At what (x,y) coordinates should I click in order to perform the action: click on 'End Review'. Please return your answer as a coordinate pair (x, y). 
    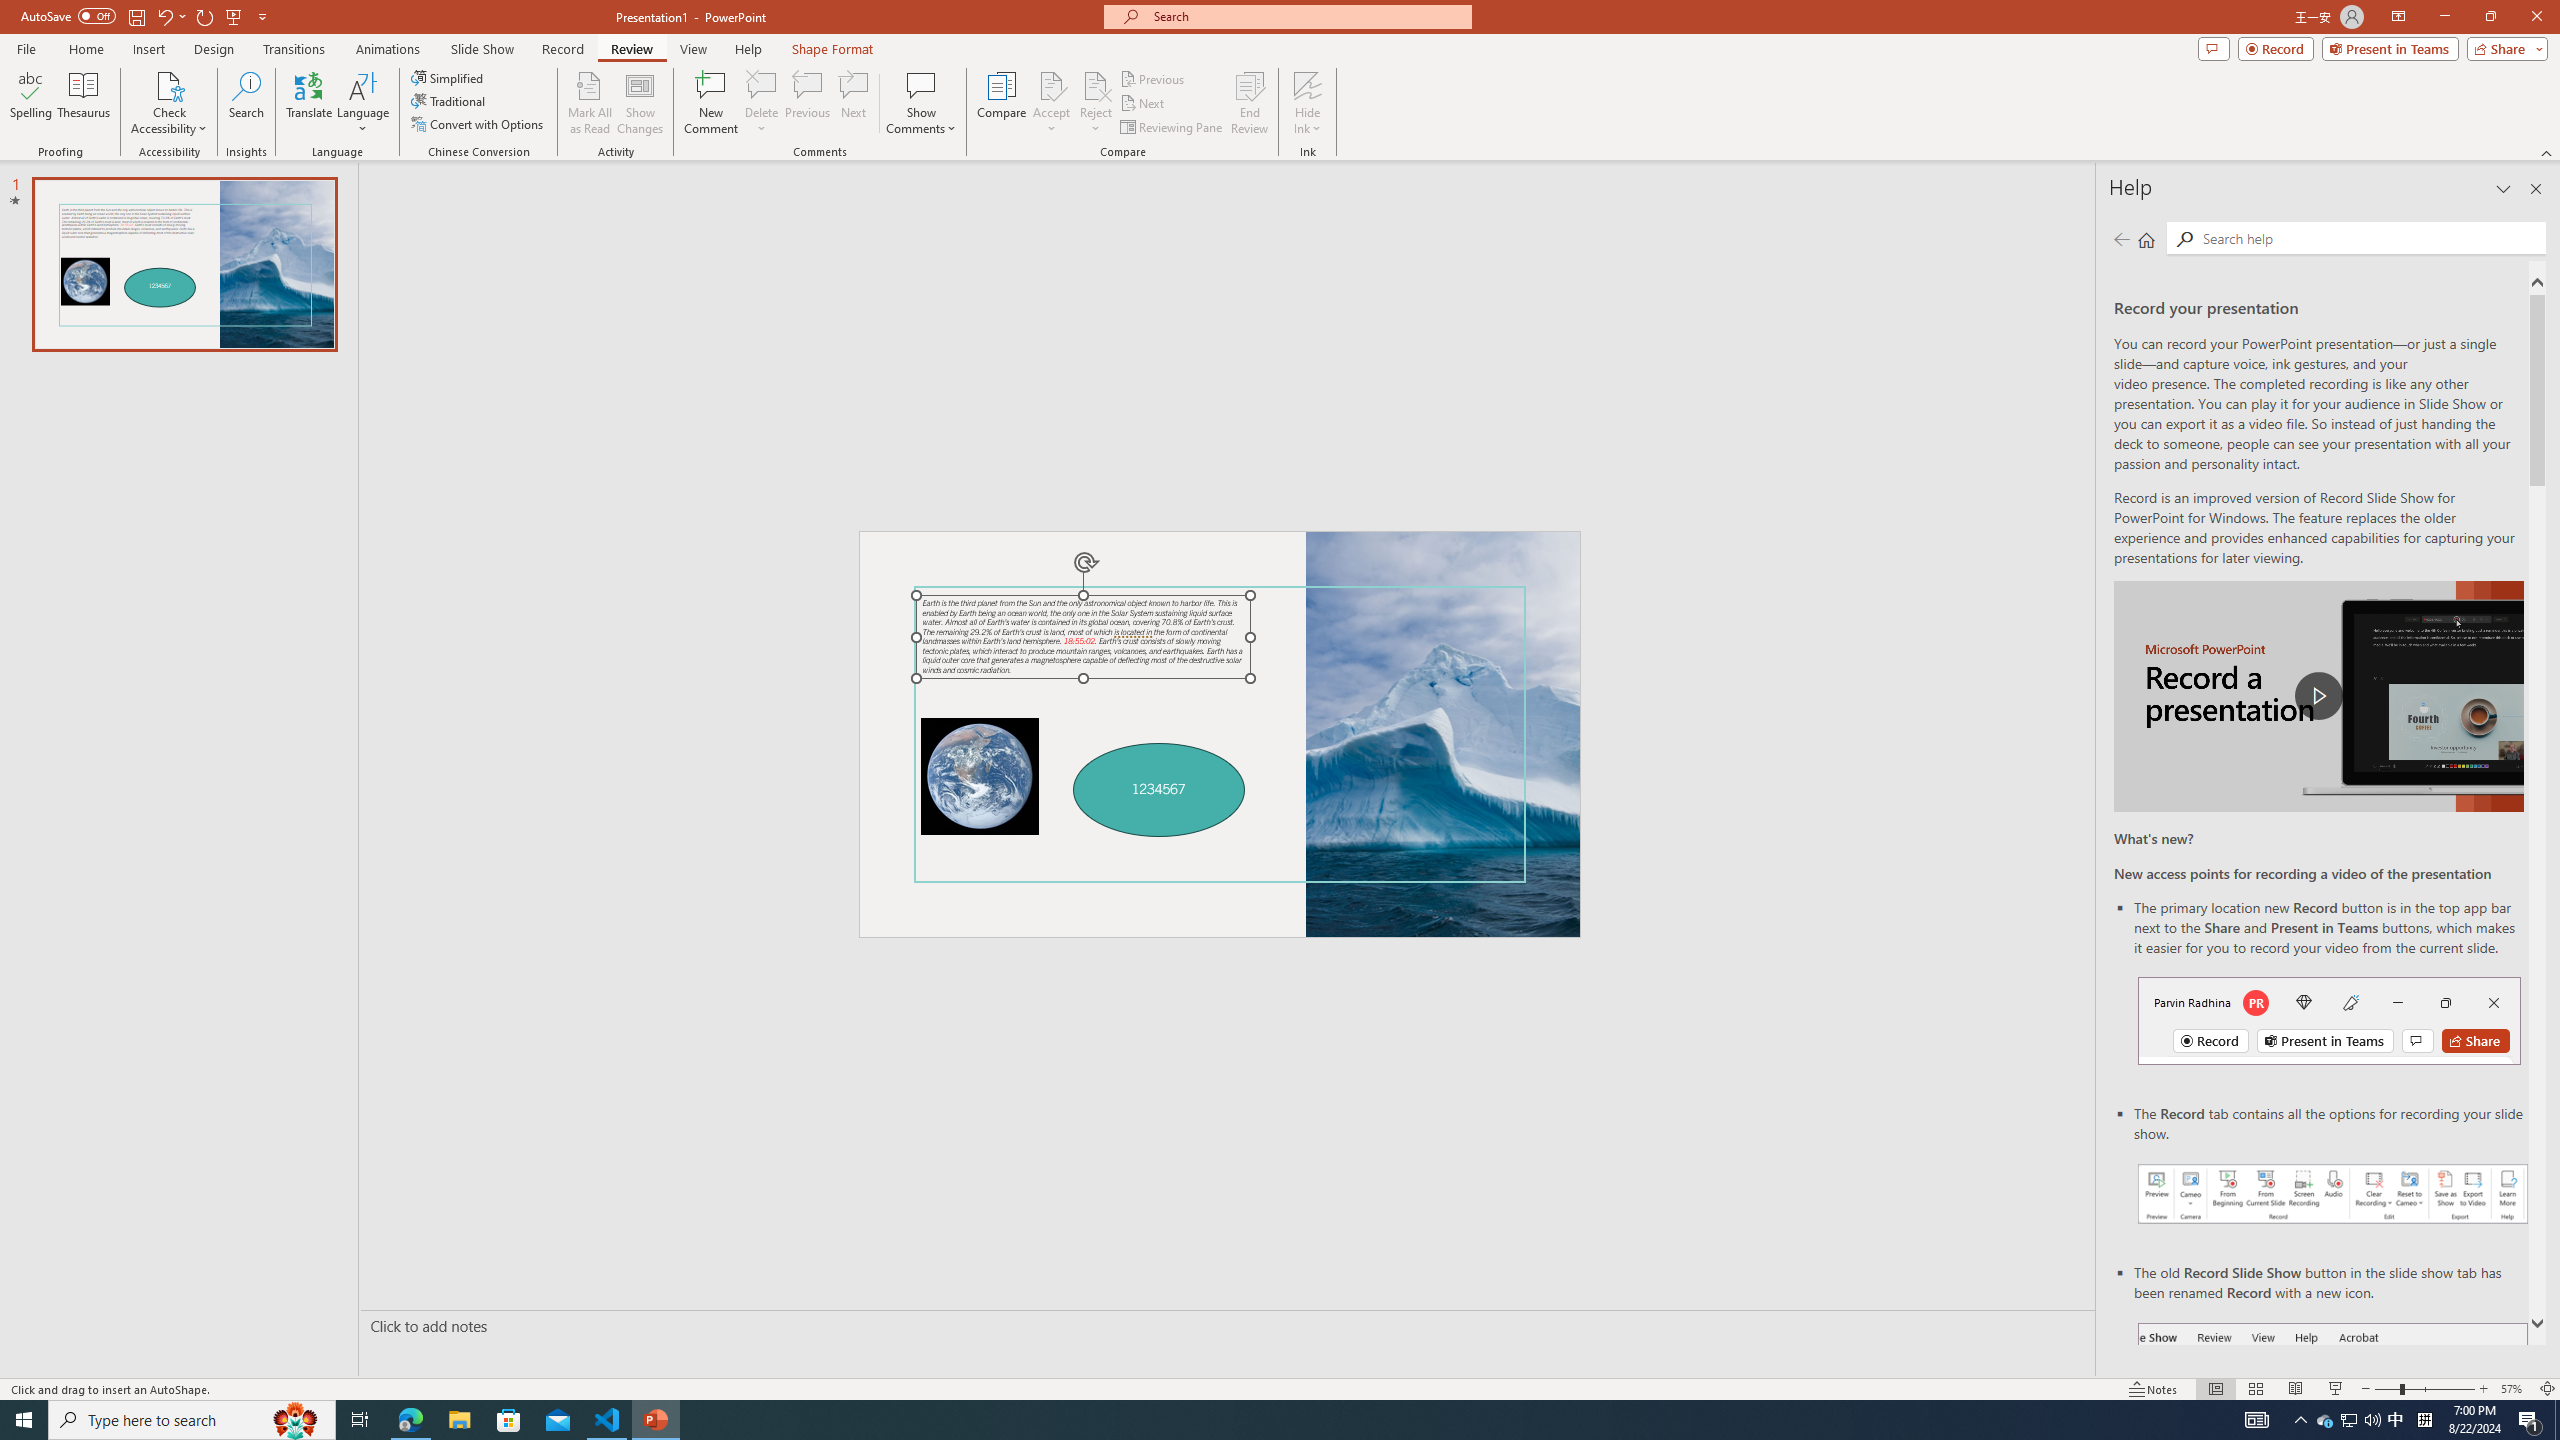
    Looking at the image, I should click on (1248, 103).